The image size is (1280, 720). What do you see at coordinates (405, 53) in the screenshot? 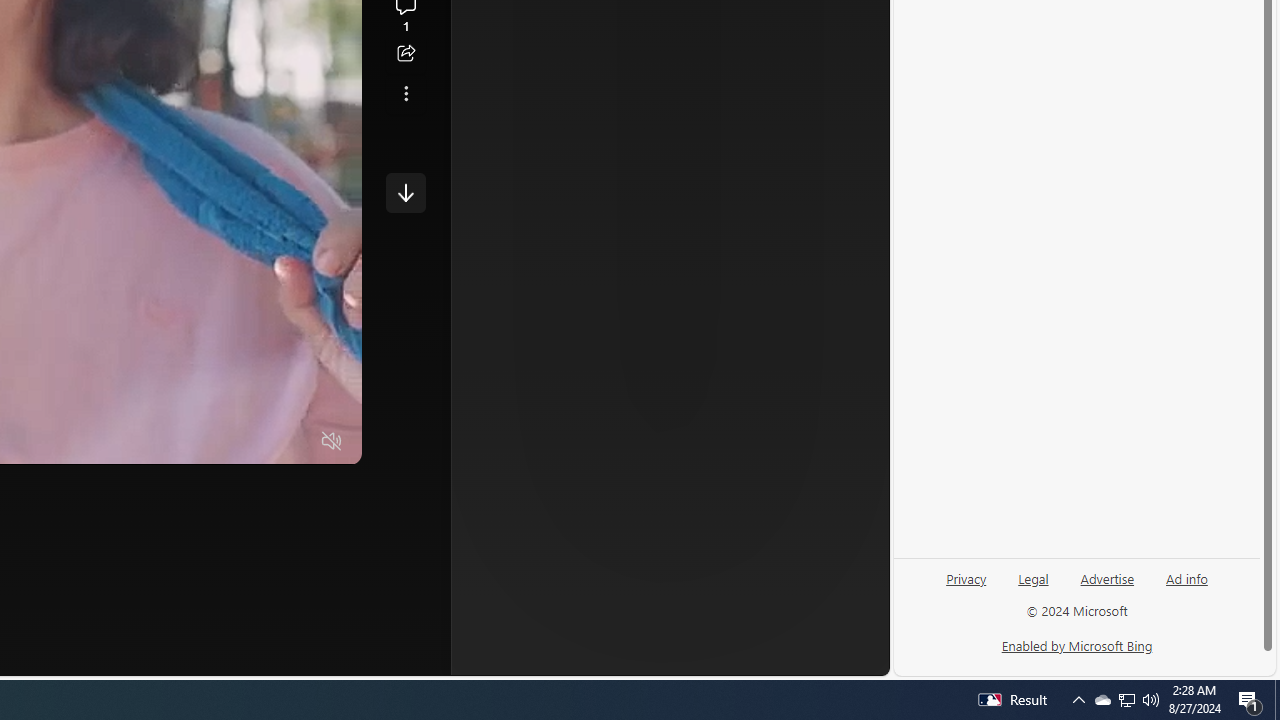
I see `'Share this story'` at bounding box center [405, 53].